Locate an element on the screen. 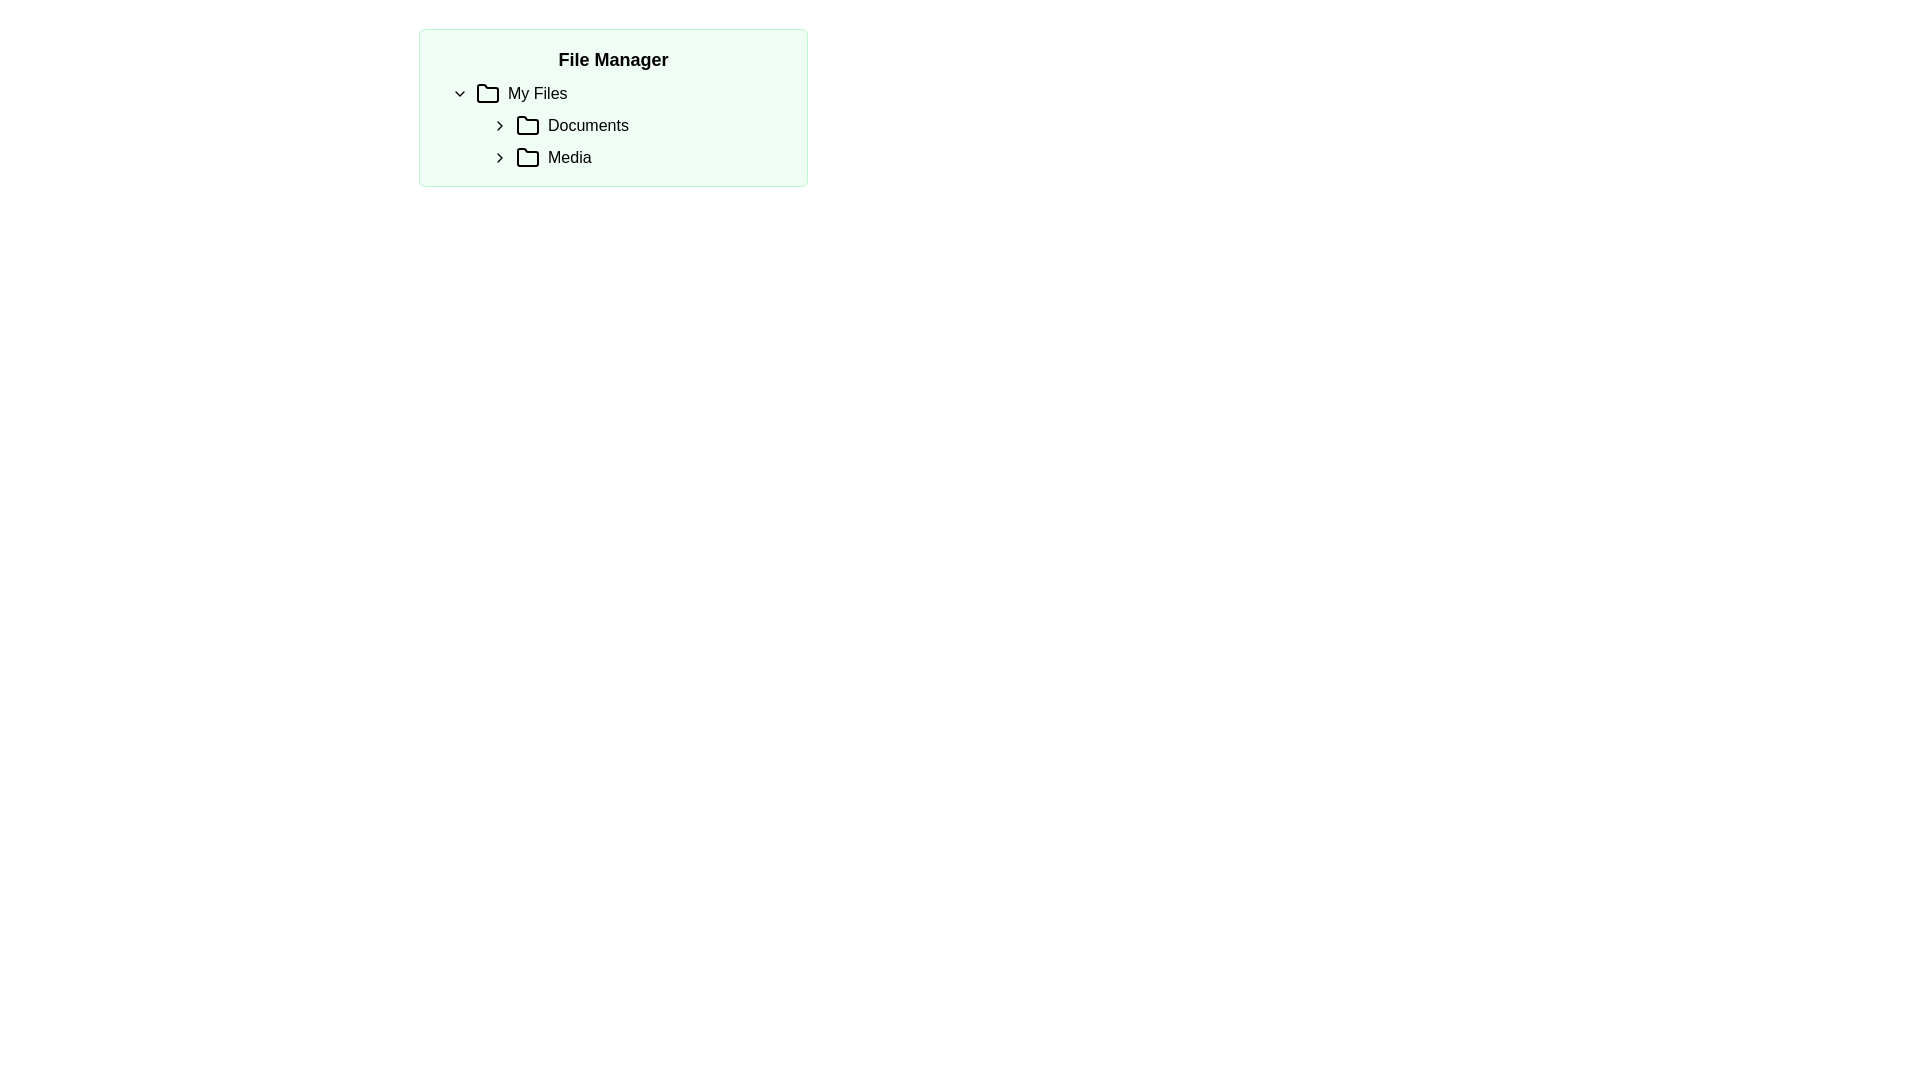  on the 'Documents' text label located under the 'My Files' section in the file management interface is located at coordinates (620, 126).